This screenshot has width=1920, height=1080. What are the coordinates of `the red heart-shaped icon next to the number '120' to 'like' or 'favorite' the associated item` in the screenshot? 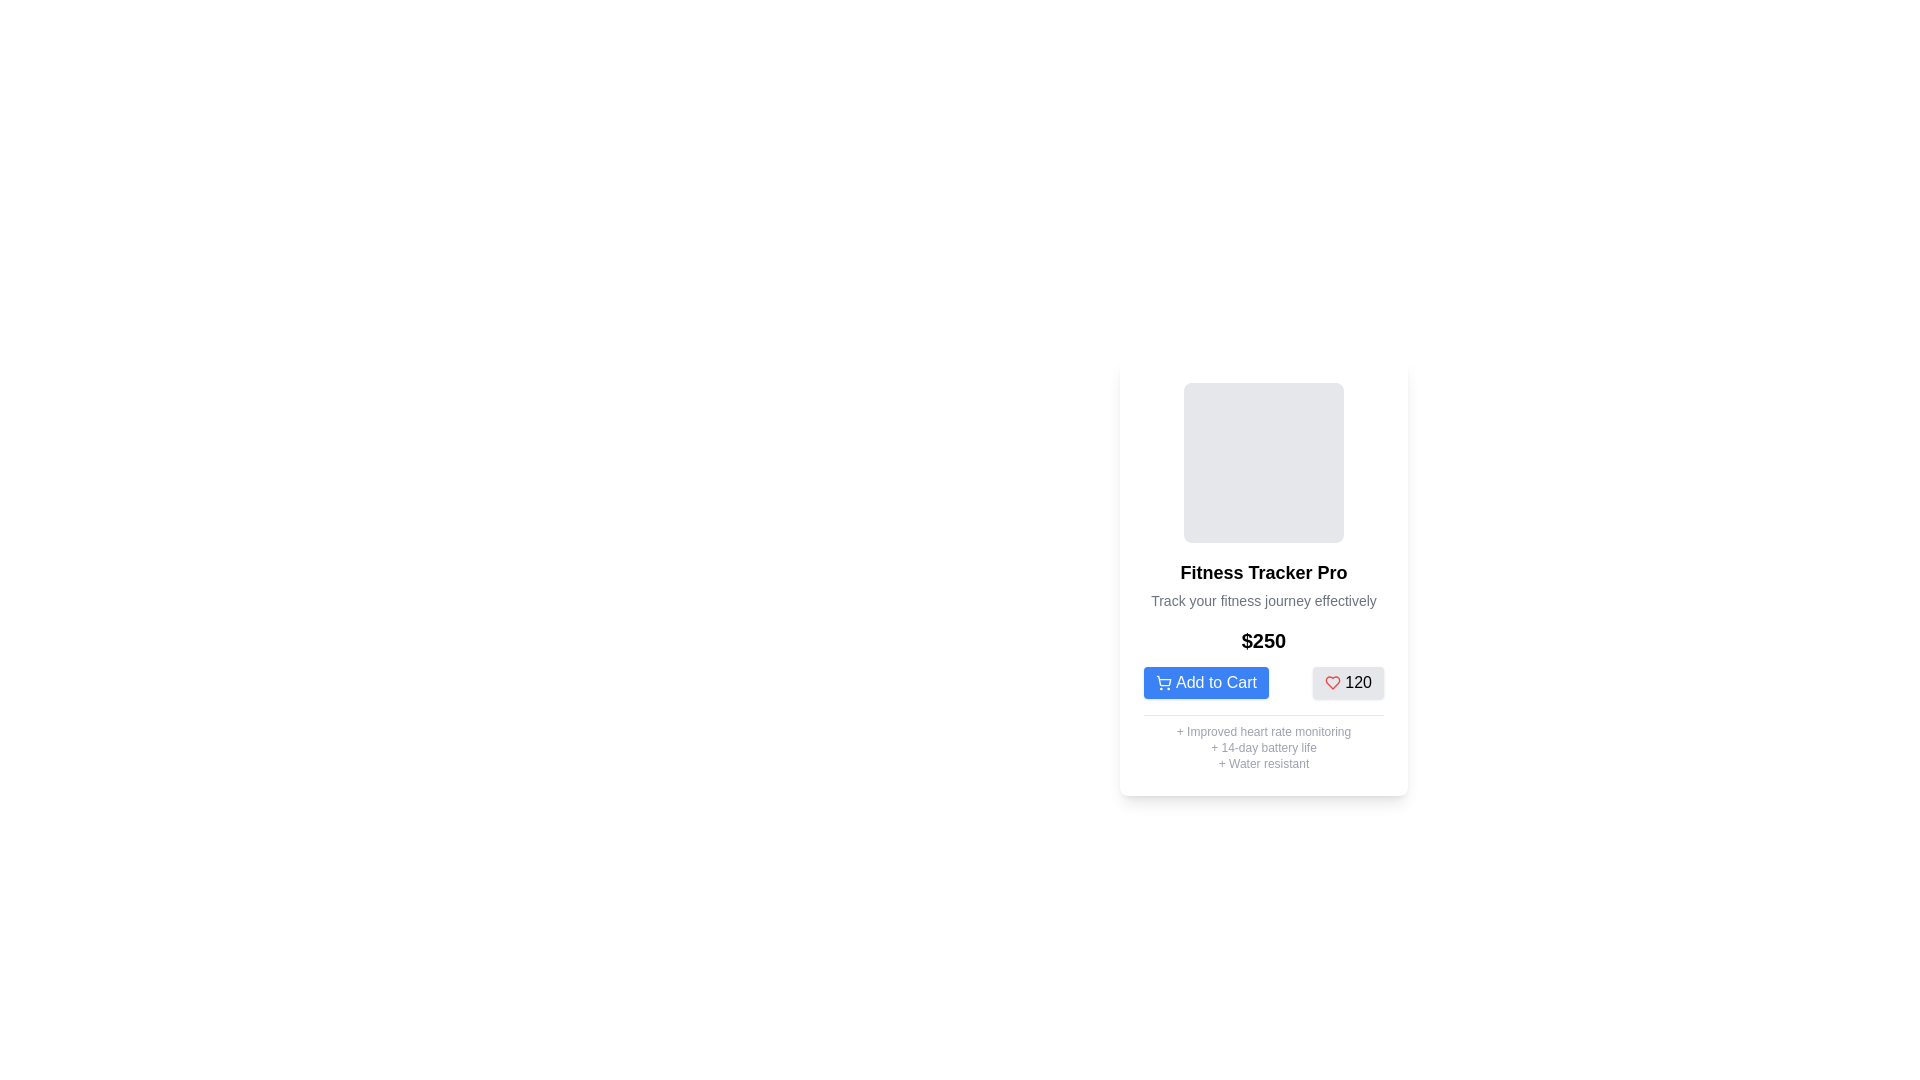 It's located at (1333, 681).